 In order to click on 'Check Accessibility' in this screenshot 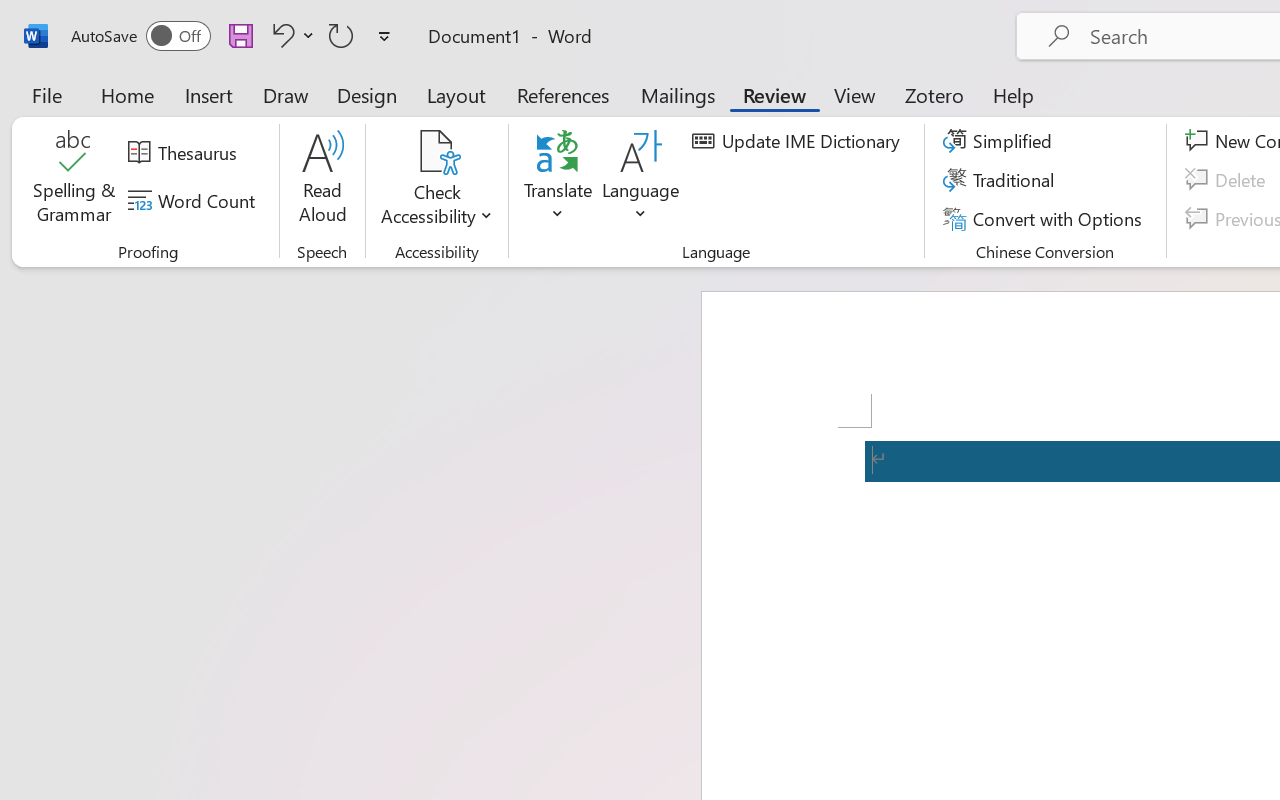, I will do `click(436, 179)`.